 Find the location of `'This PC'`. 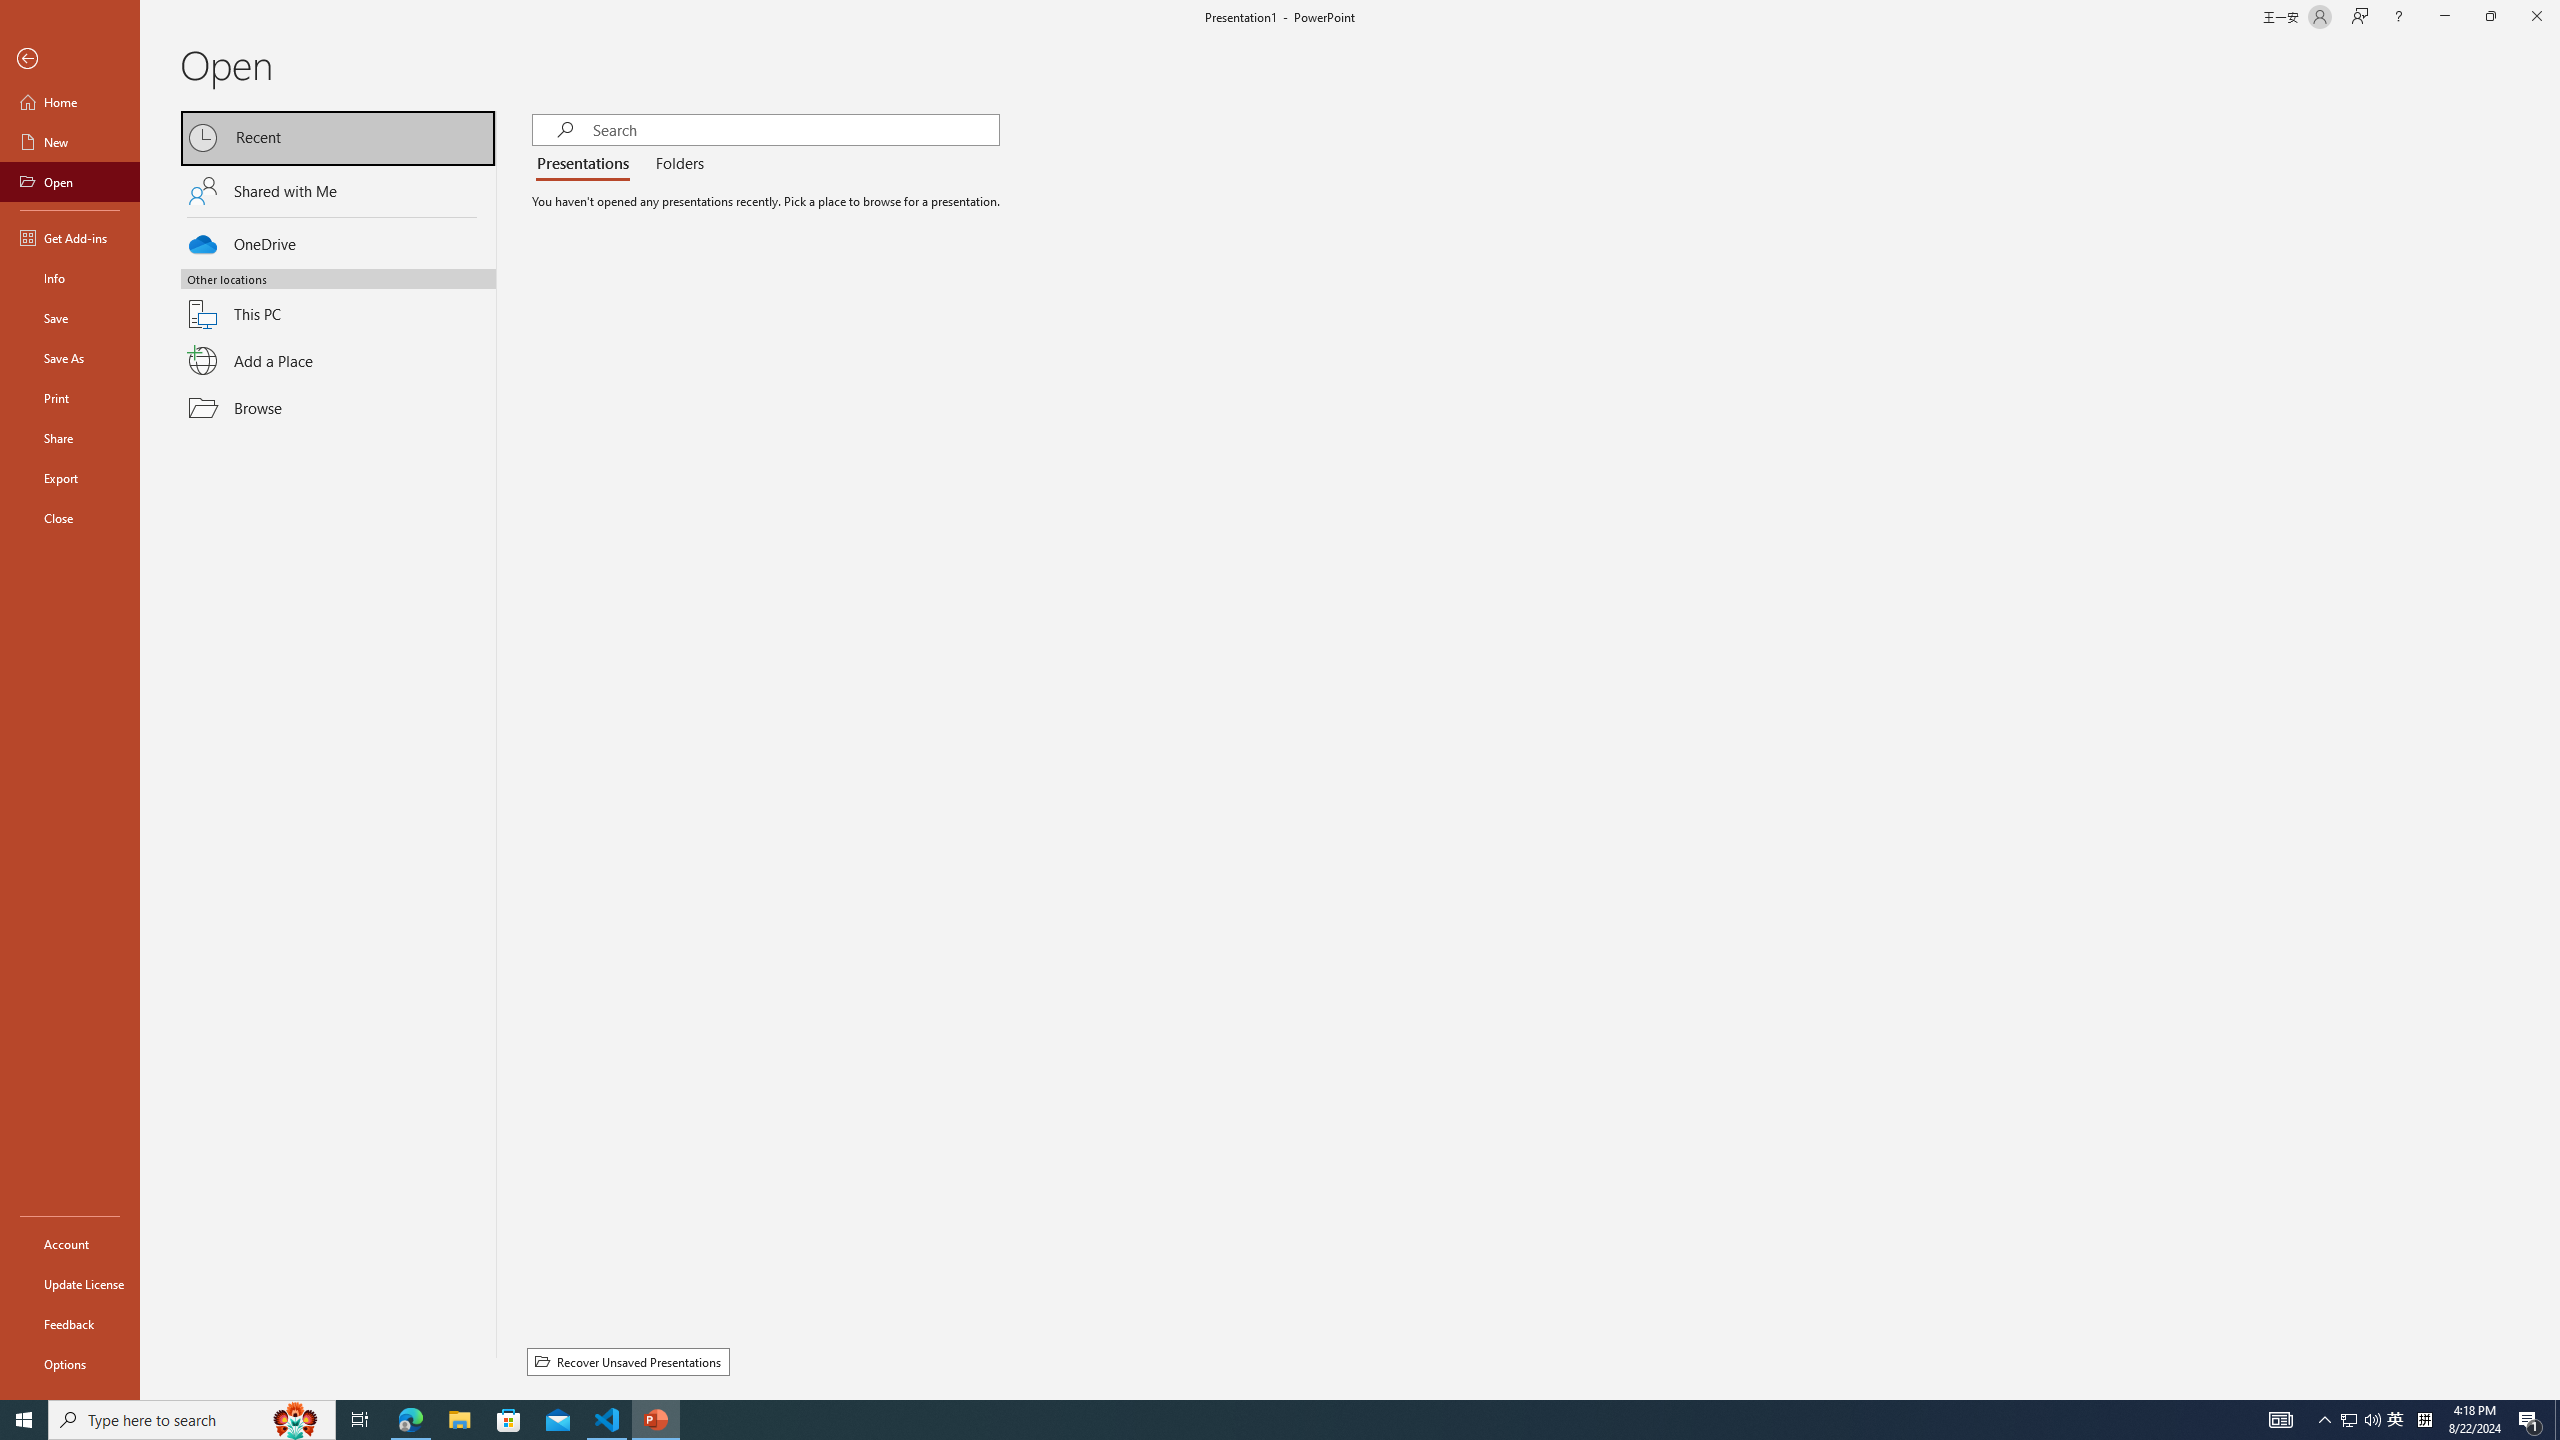

'This PC' is located at coordinates (338, 302).